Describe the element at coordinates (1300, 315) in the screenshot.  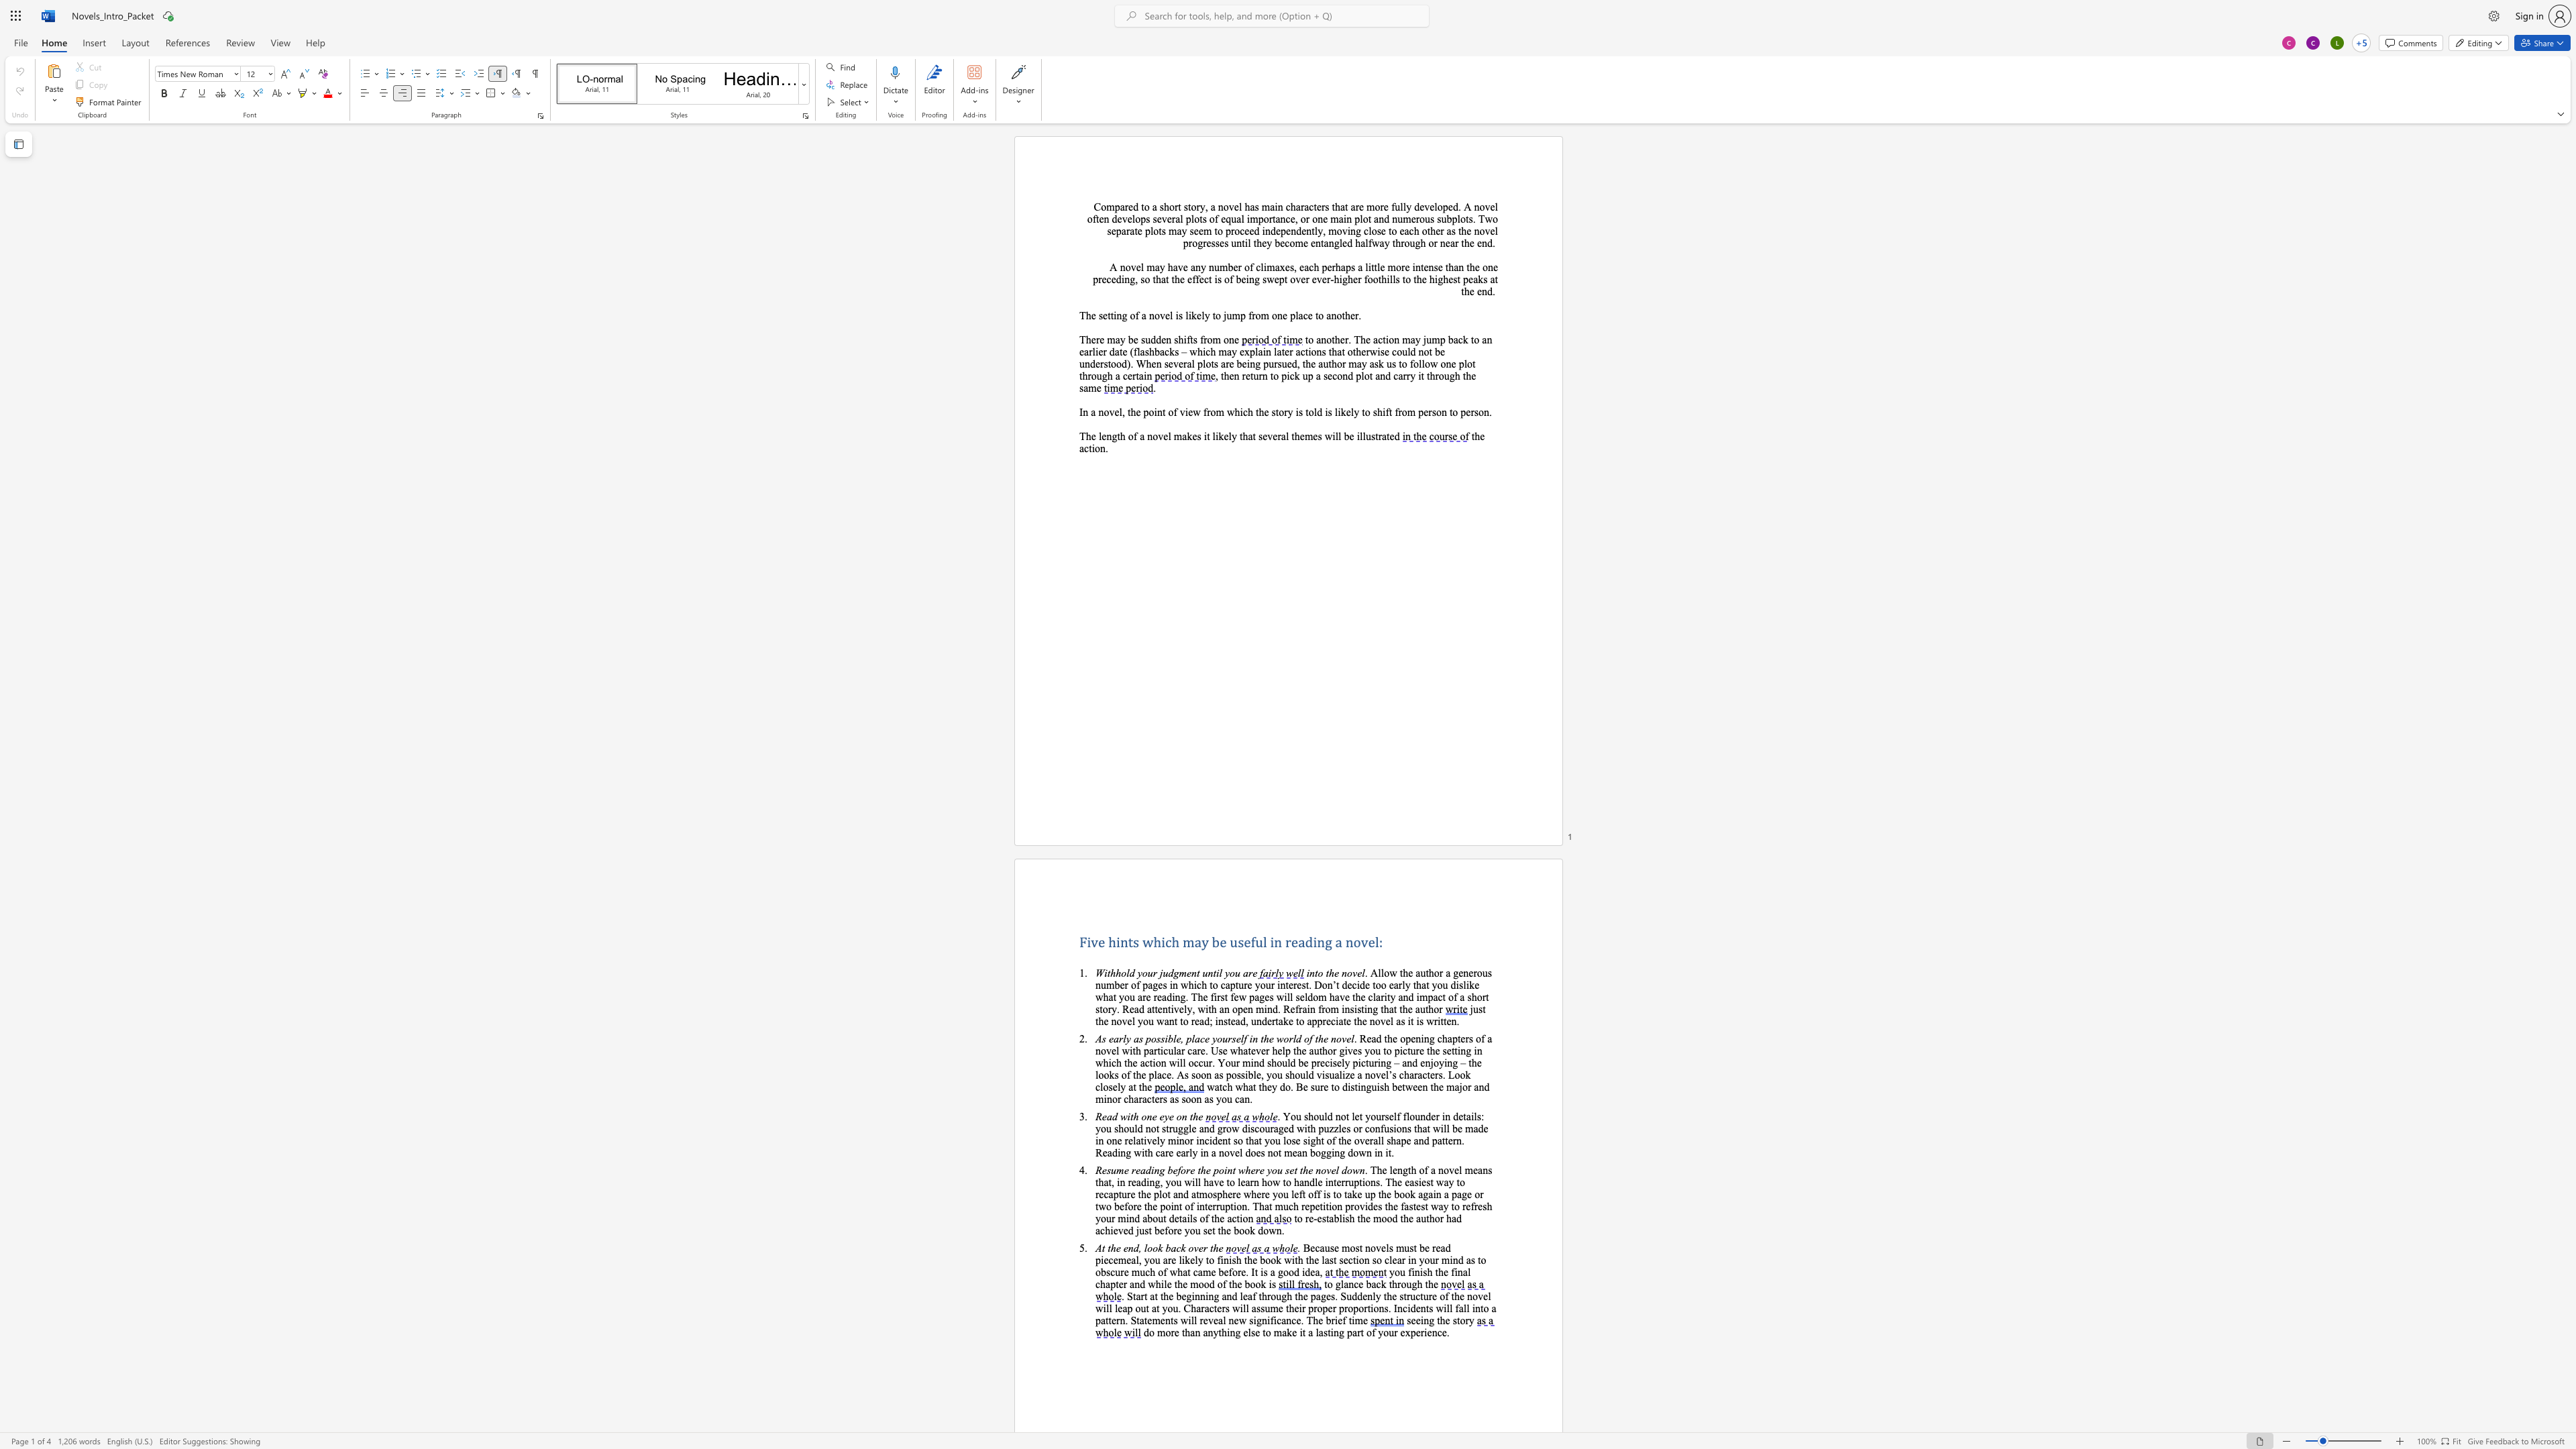
I see `the 2th character "a" in the text` at that location.